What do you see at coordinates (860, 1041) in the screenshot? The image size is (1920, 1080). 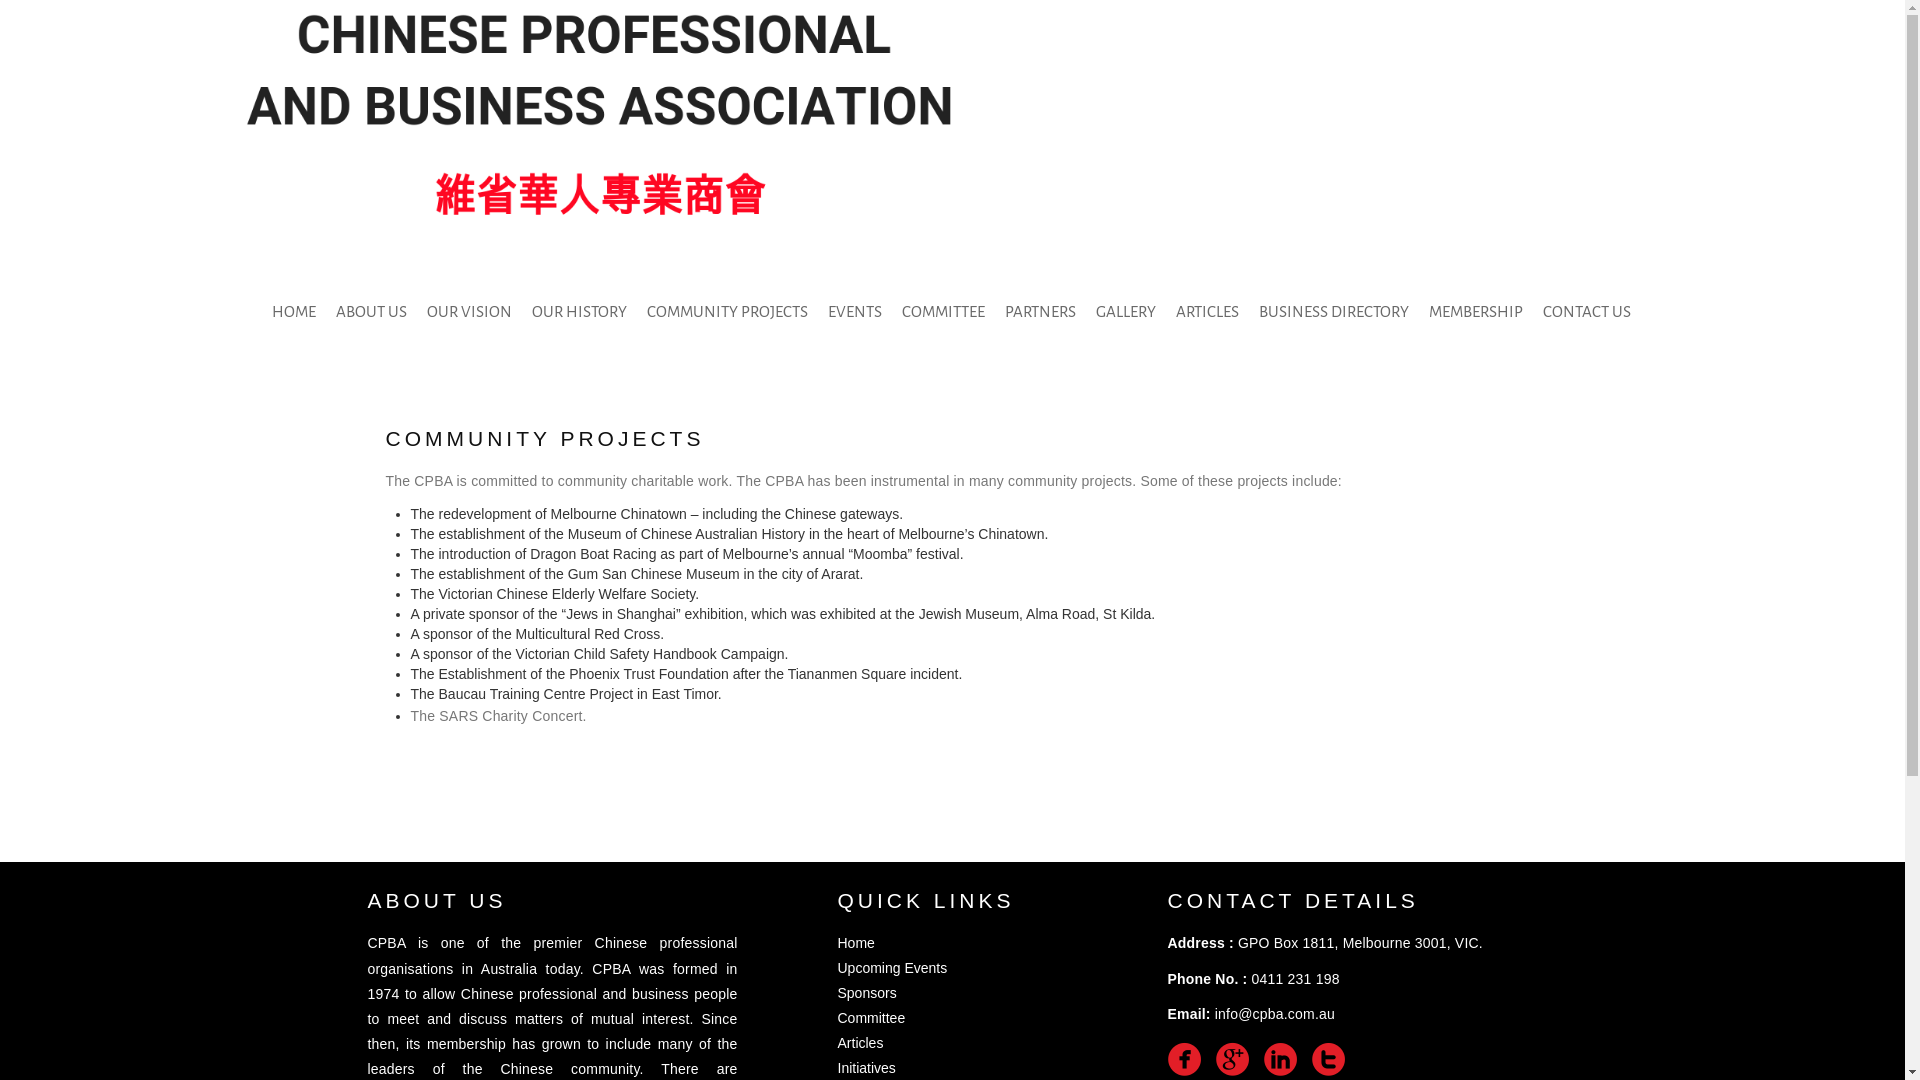 I see `'Articles'` at bounding box center [860, 1041].